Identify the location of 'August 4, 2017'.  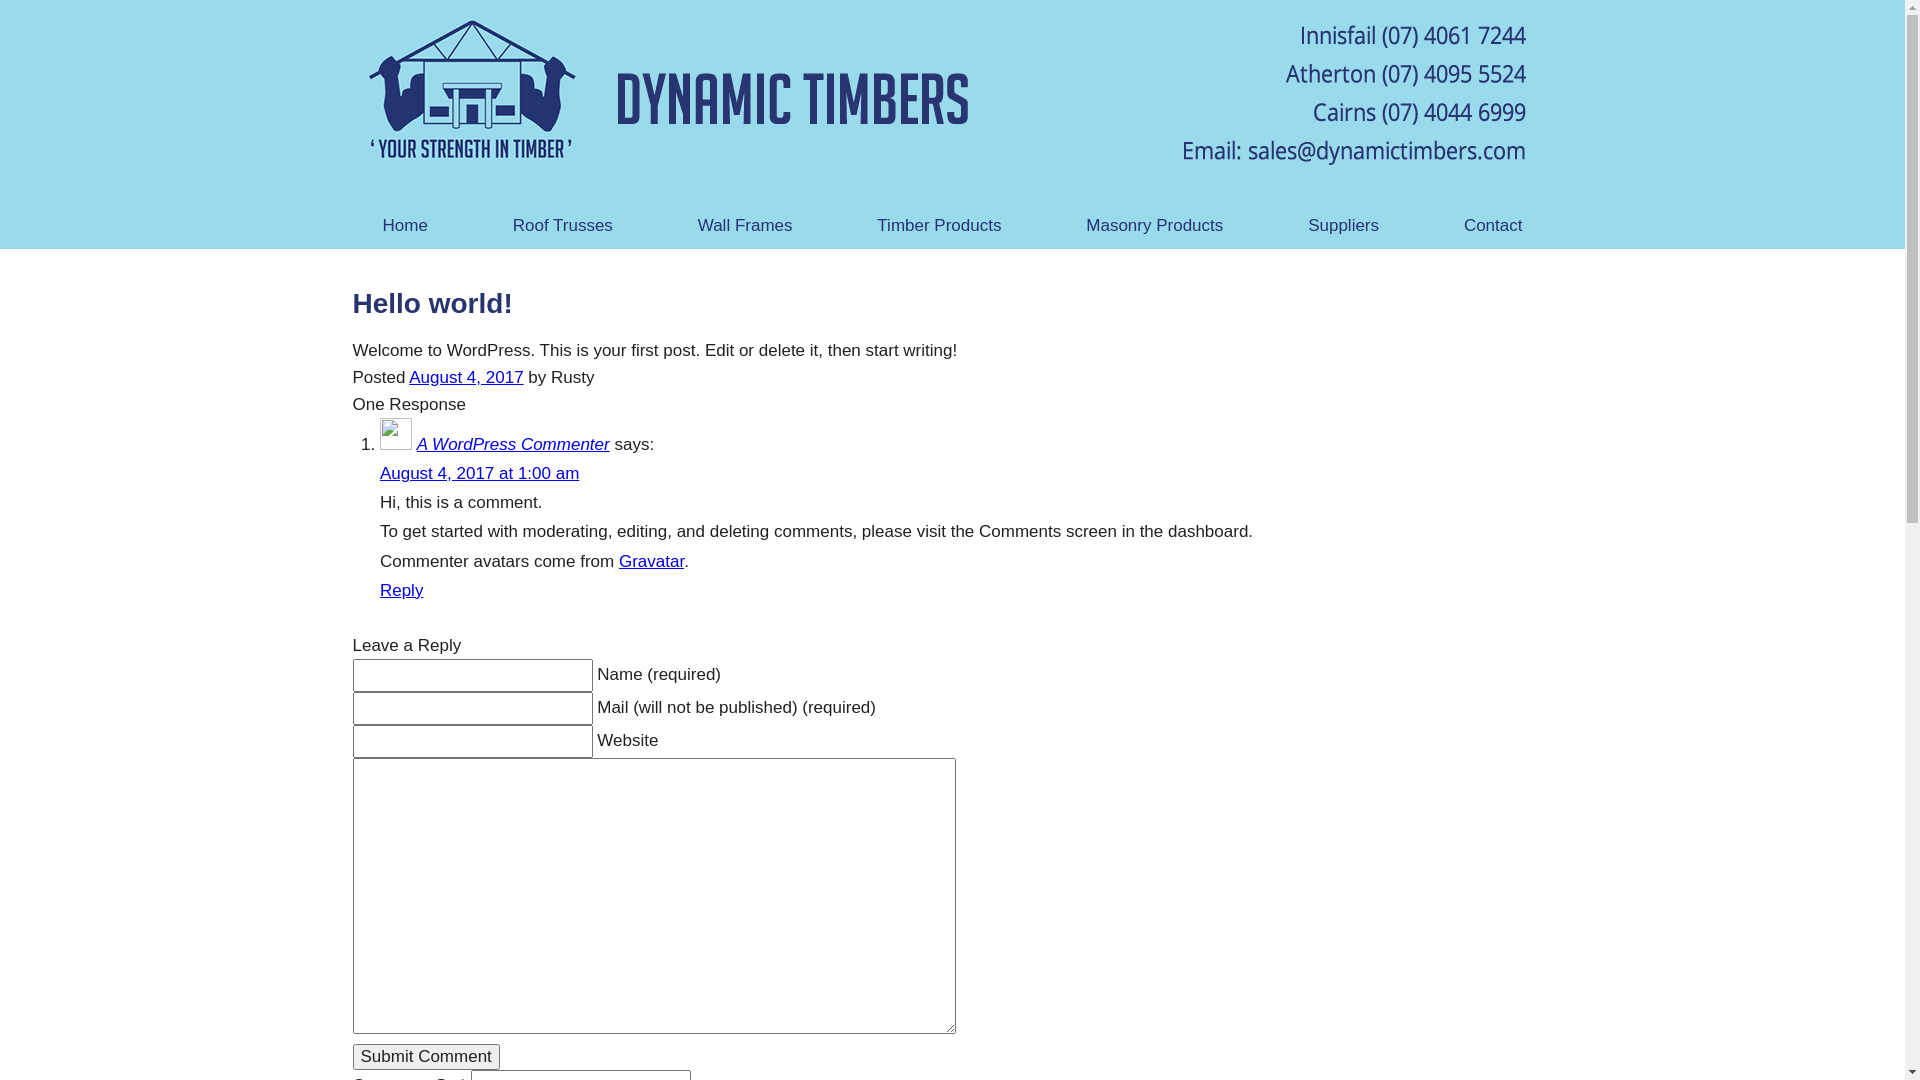
(464, 377).